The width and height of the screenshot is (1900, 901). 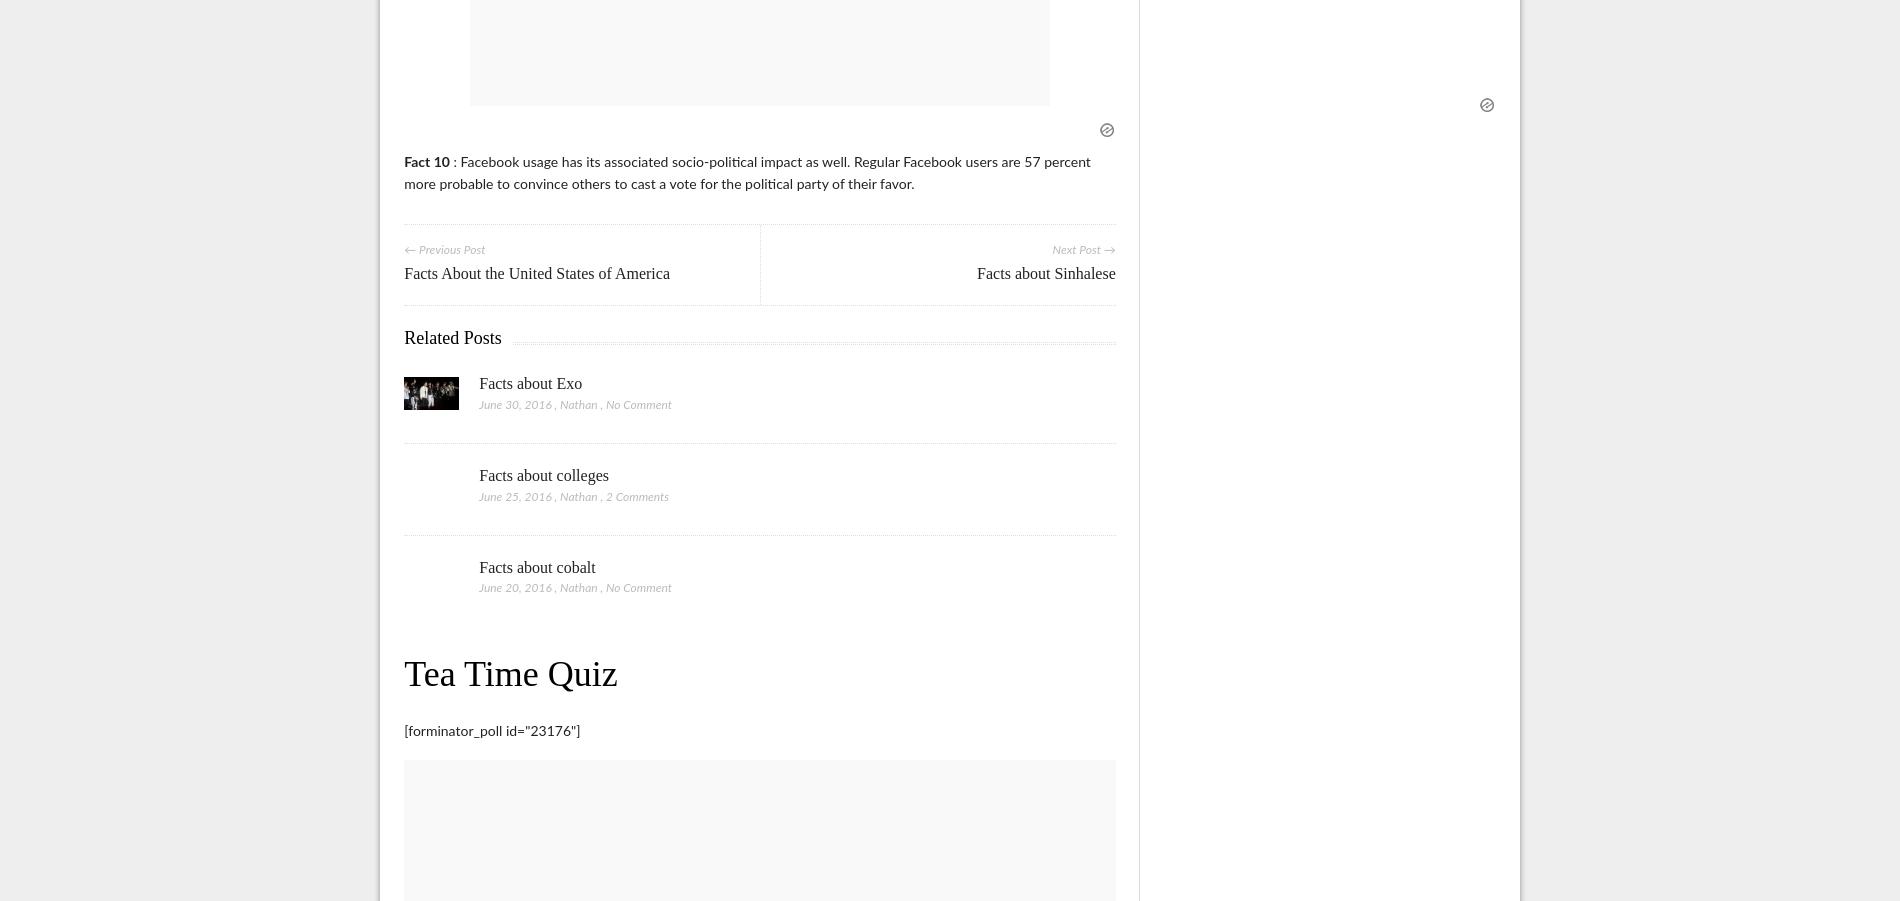 I want to click on 'Facts About the United States of America', so click(x=536, y=273).